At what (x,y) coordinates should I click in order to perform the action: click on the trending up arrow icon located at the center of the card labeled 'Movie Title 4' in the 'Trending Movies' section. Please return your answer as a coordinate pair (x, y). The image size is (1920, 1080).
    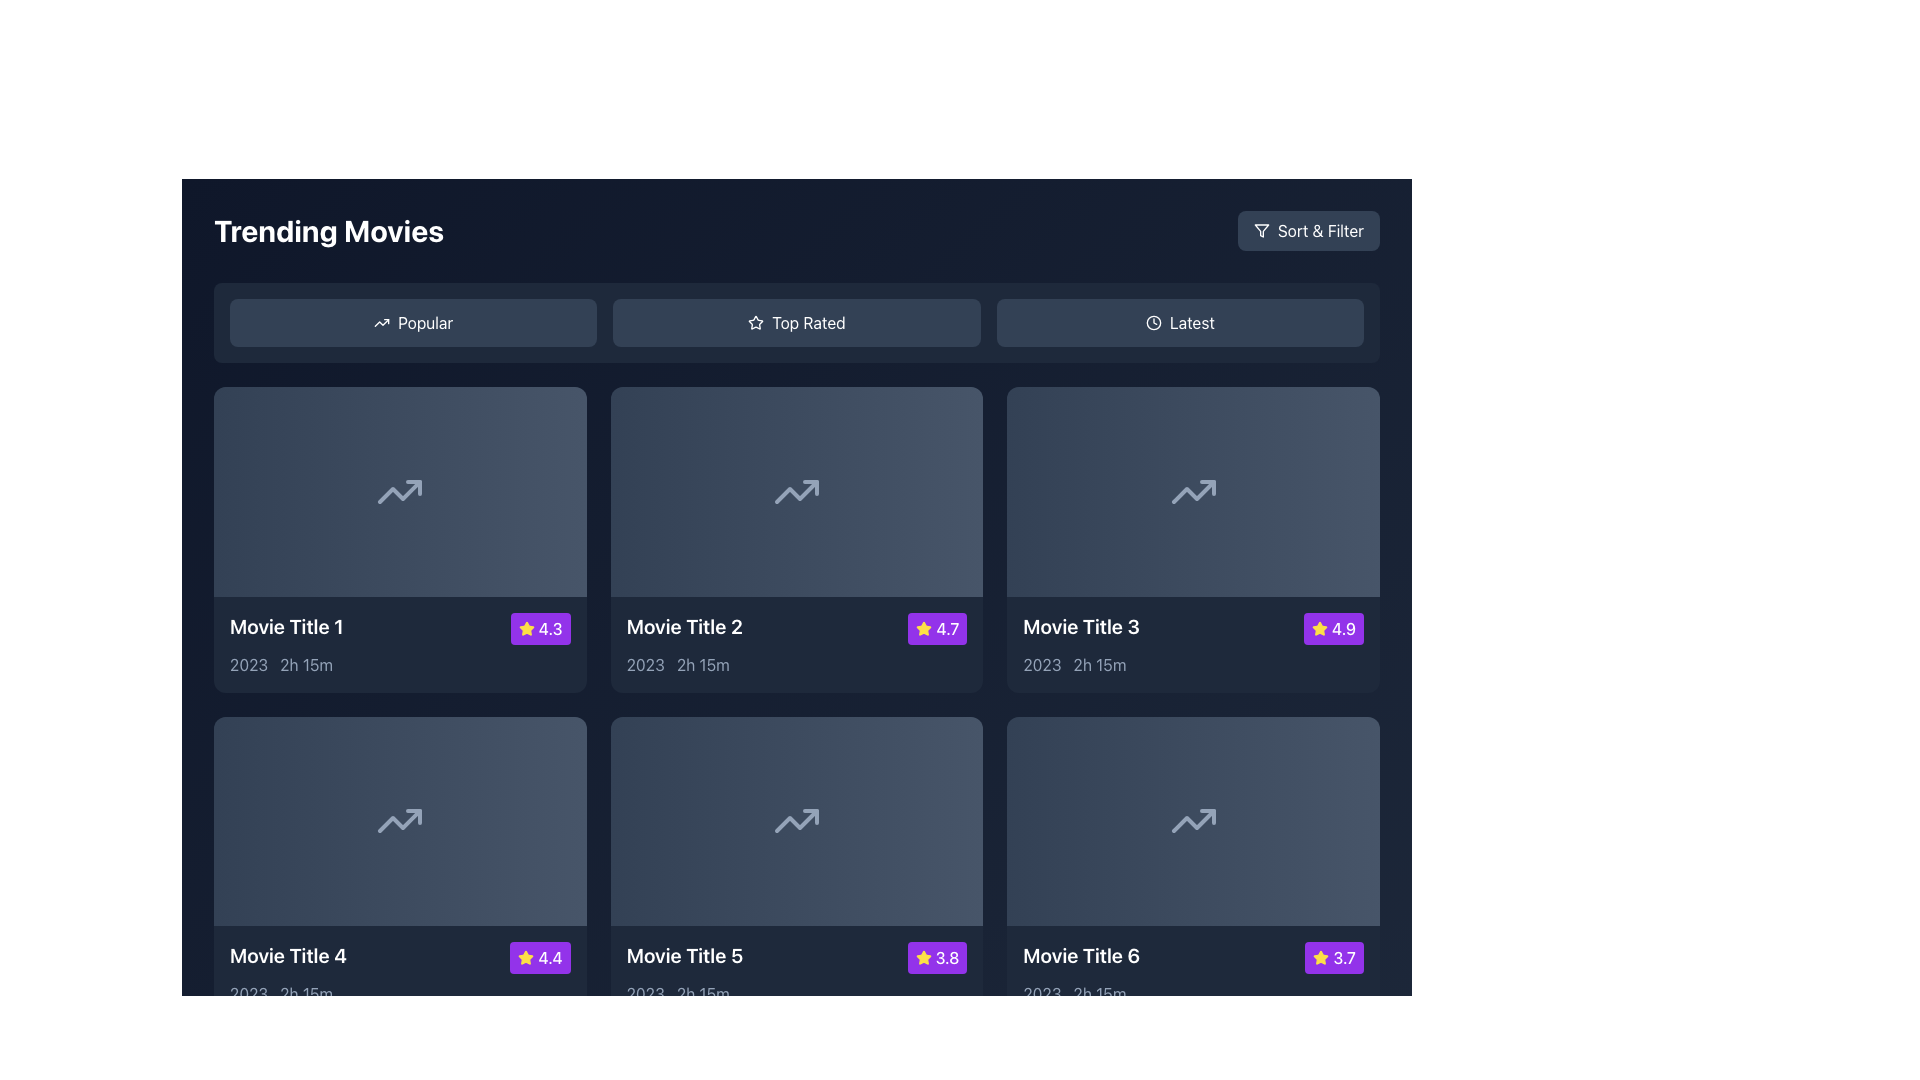
    Looking at the image, I should click on (400, 821).